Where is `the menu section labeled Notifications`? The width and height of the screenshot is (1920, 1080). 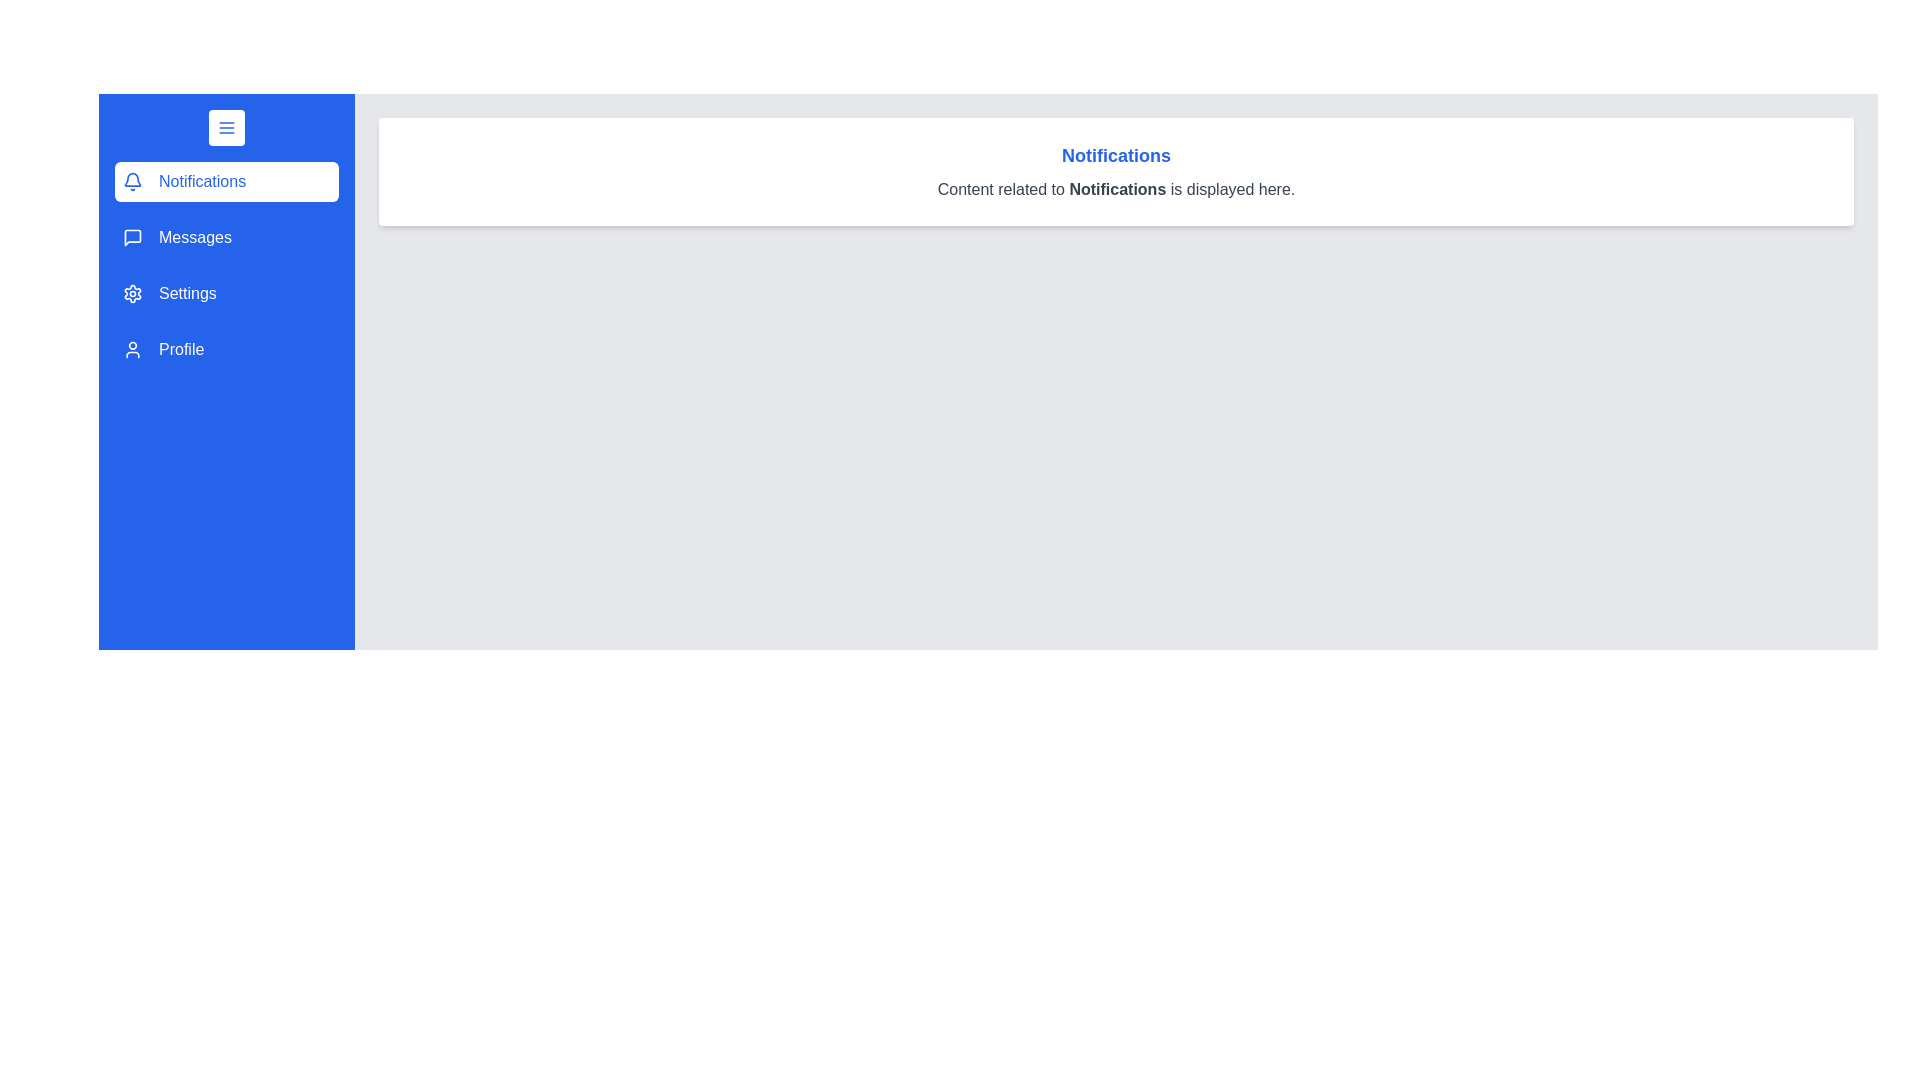 the menu section labeled Notifications is located at coordinates (226, 181).